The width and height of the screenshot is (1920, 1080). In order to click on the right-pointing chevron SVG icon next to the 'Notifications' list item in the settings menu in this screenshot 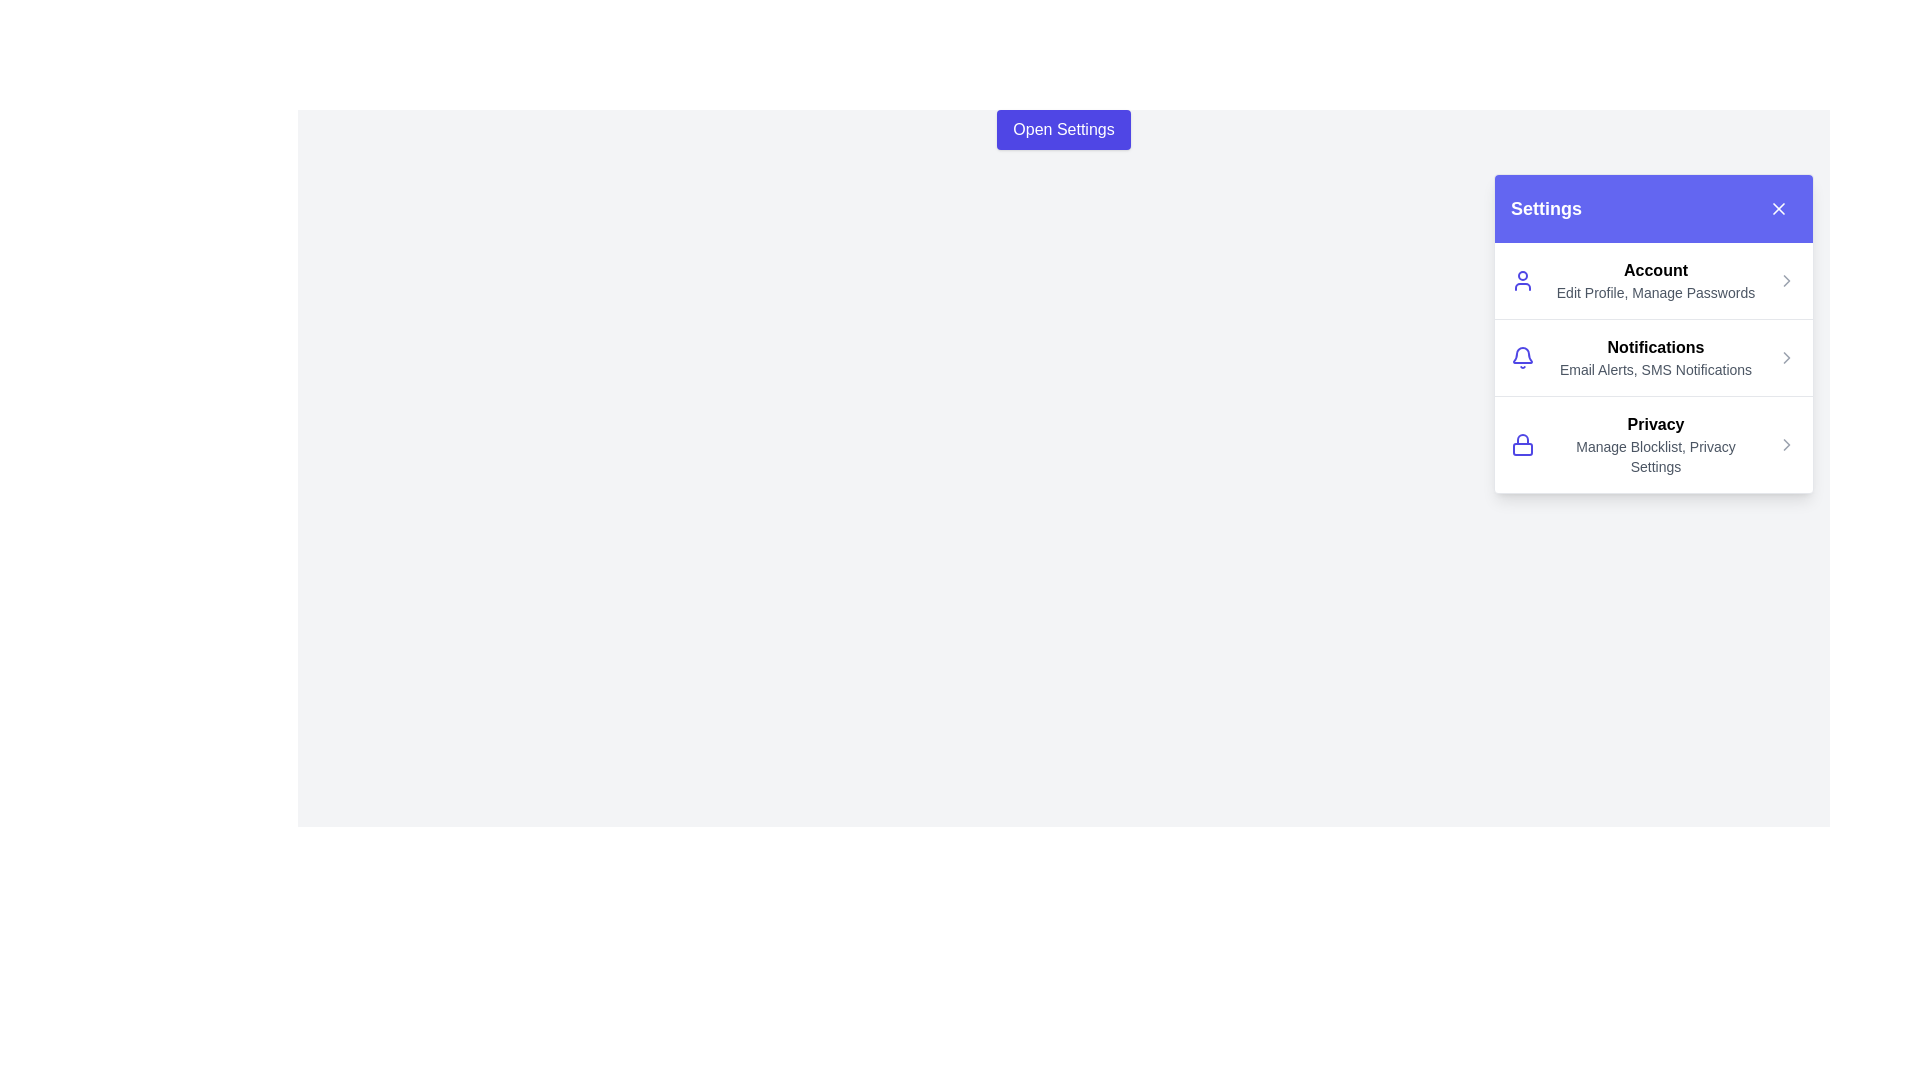, I will do `click(1786, 357)`.